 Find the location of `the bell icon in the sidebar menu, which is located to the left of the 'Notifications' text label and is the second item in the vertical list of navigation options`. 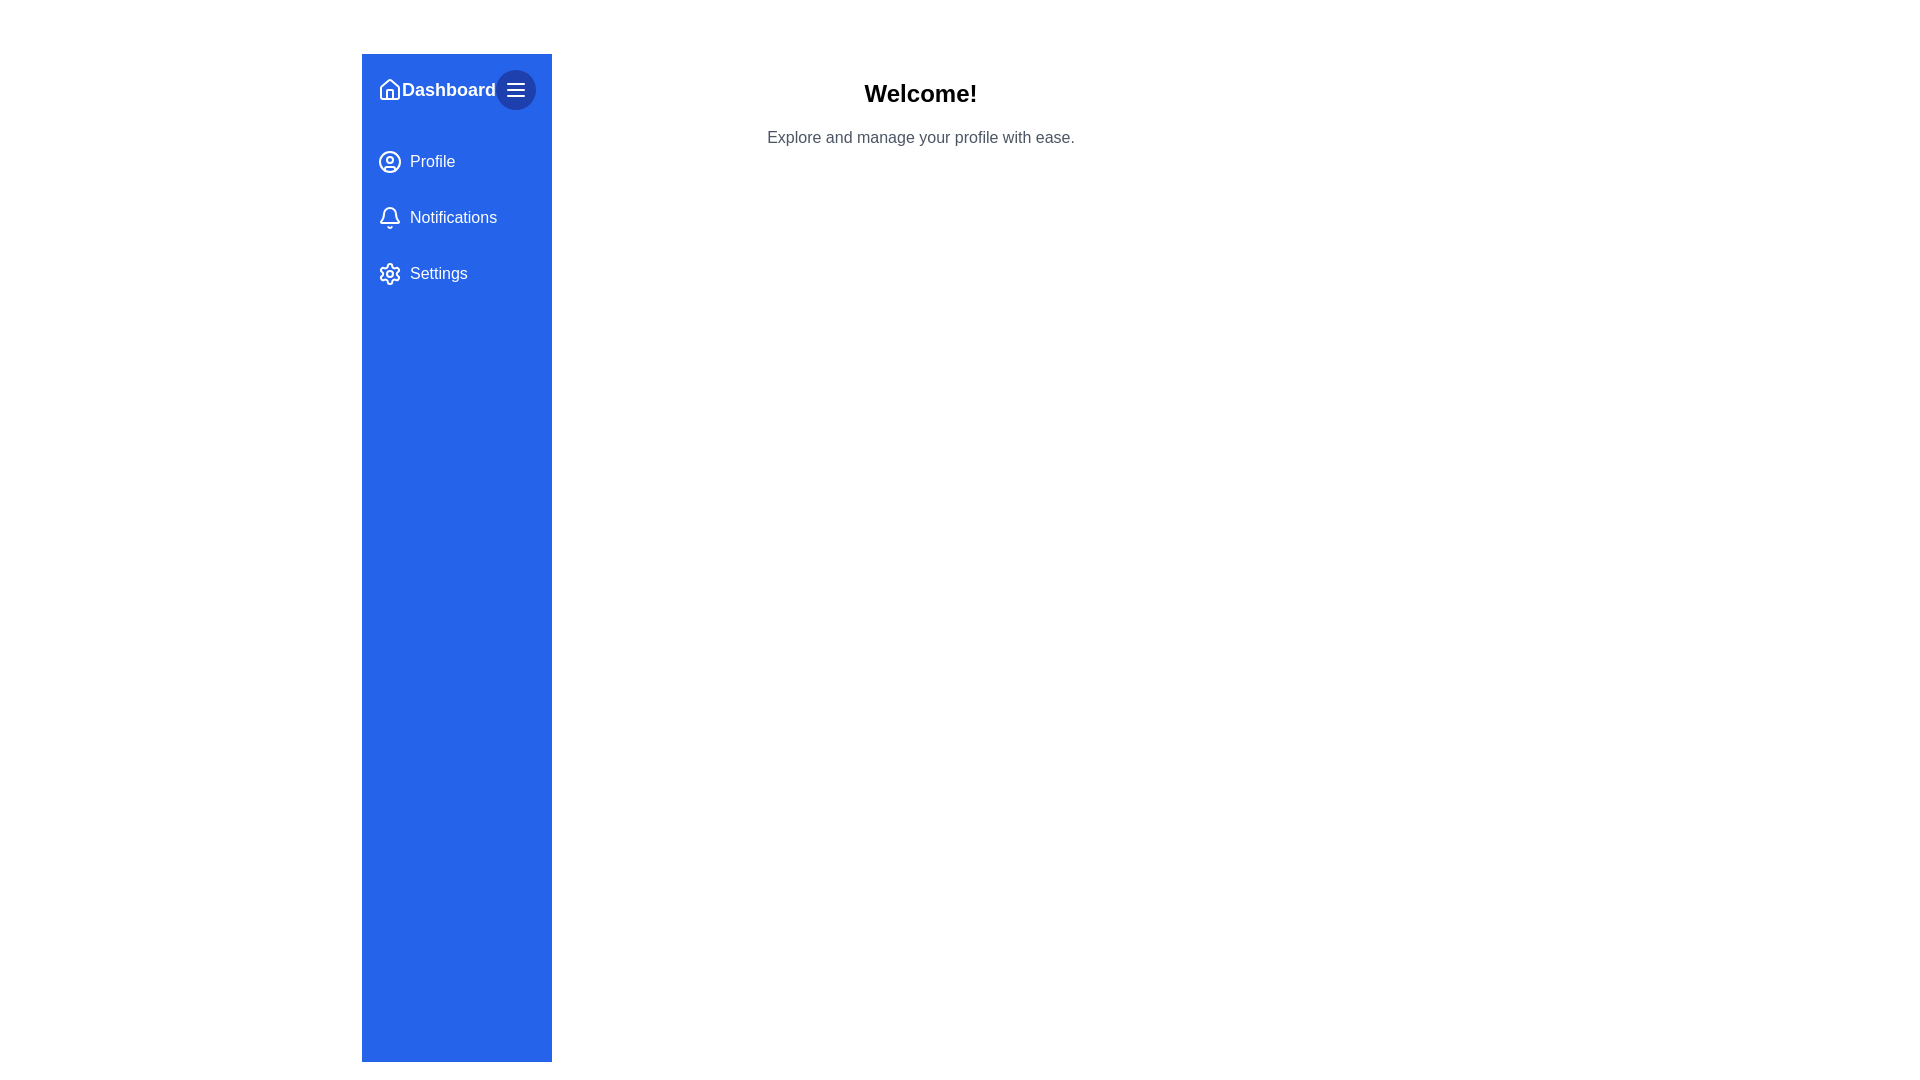

the bell icon in the sidebar menu, which is located to the left of the 'Notifications' text label and is the second item in the vertical list of navigation options is located at coordinates (389, 215).